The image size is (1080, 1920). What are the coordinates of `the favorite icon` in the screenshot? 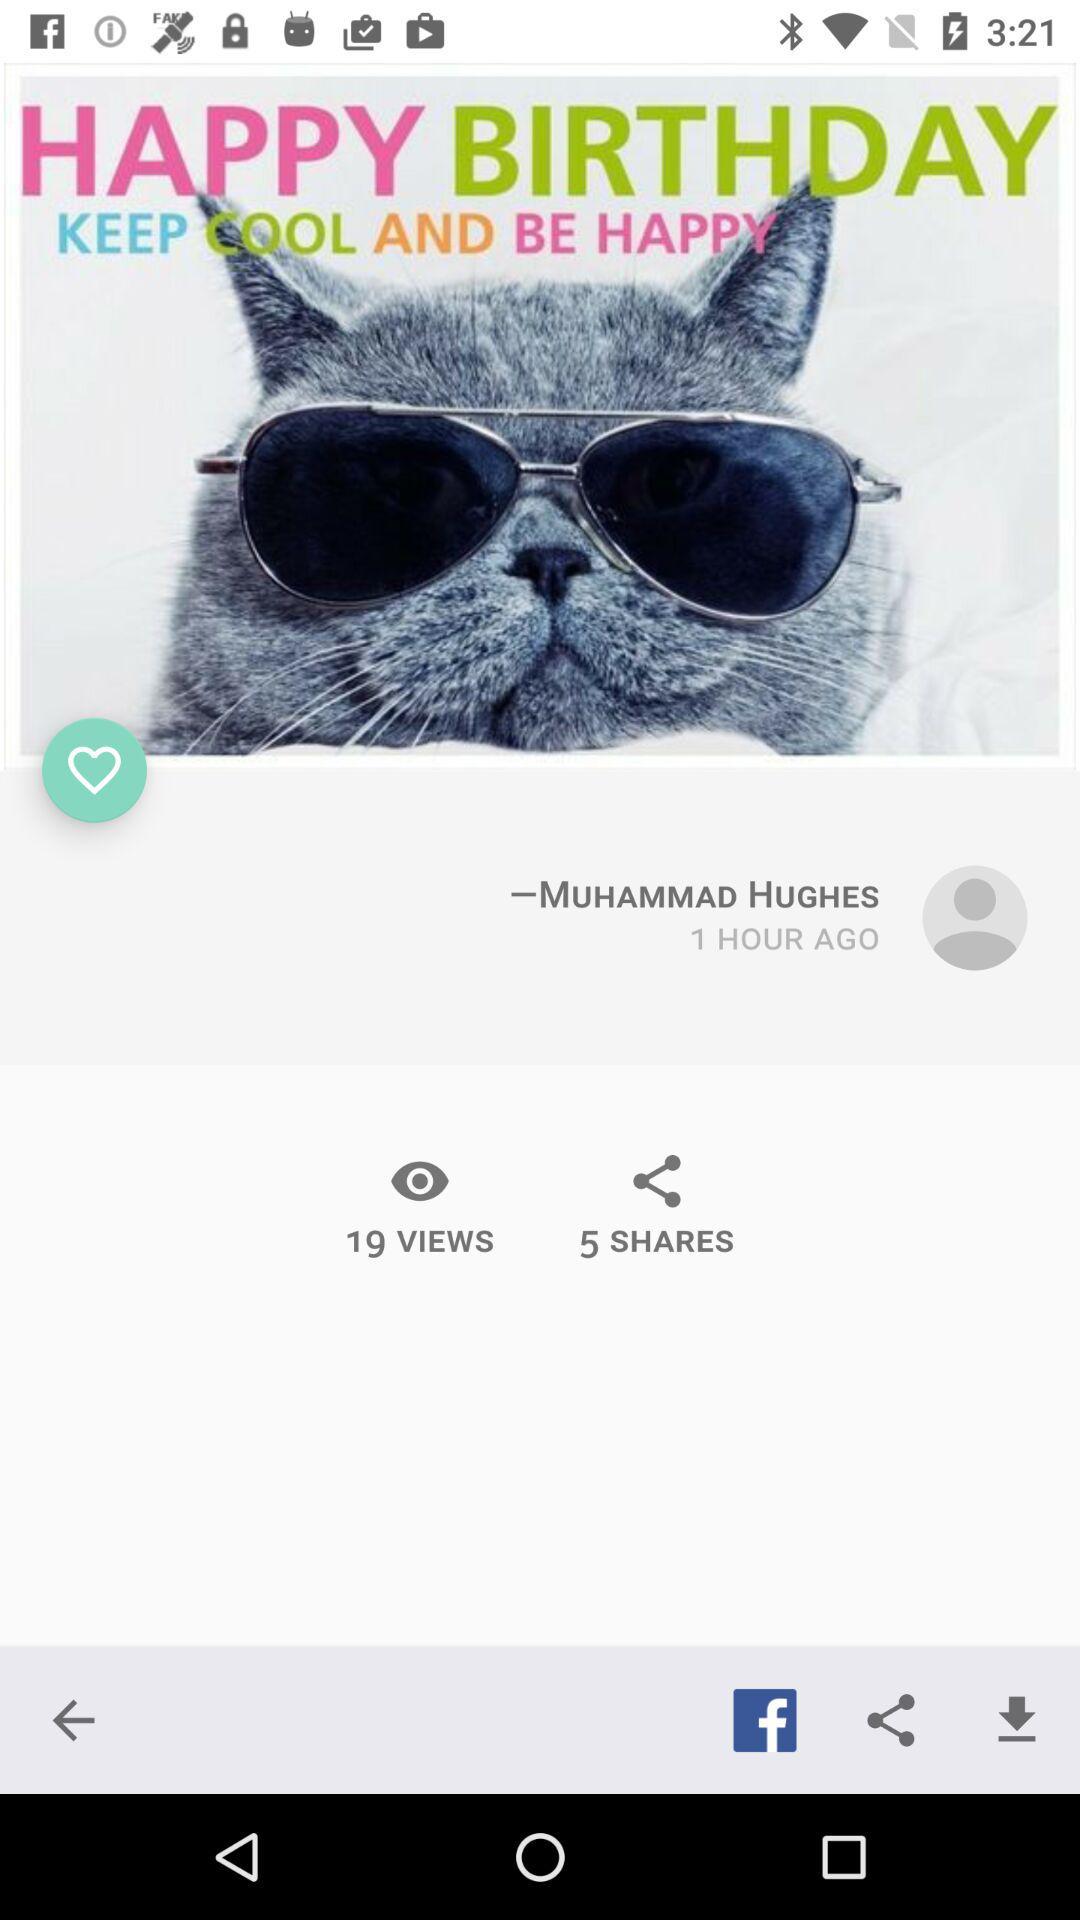 It's located at (94, 769).